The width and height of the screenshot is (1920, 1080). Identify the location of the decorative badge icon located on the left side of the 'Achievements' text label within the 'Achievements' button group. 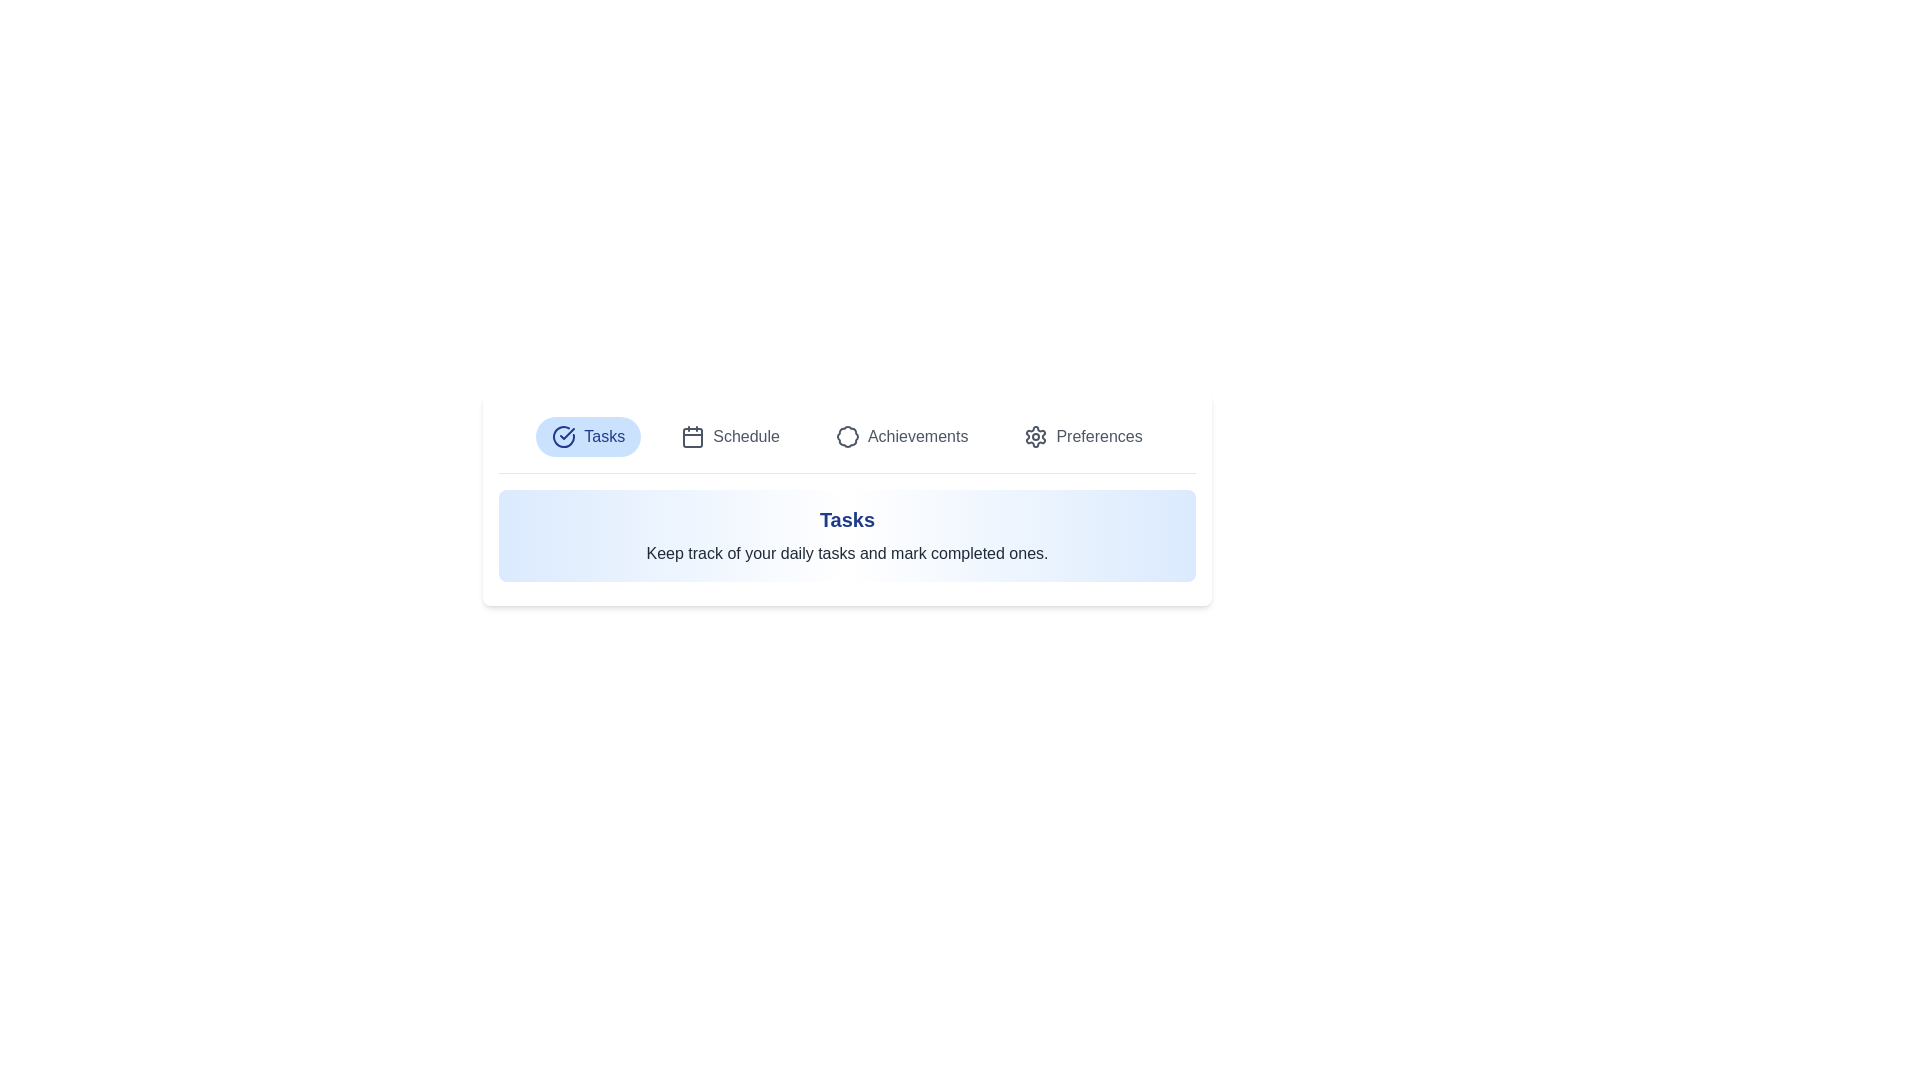
(847, 435).